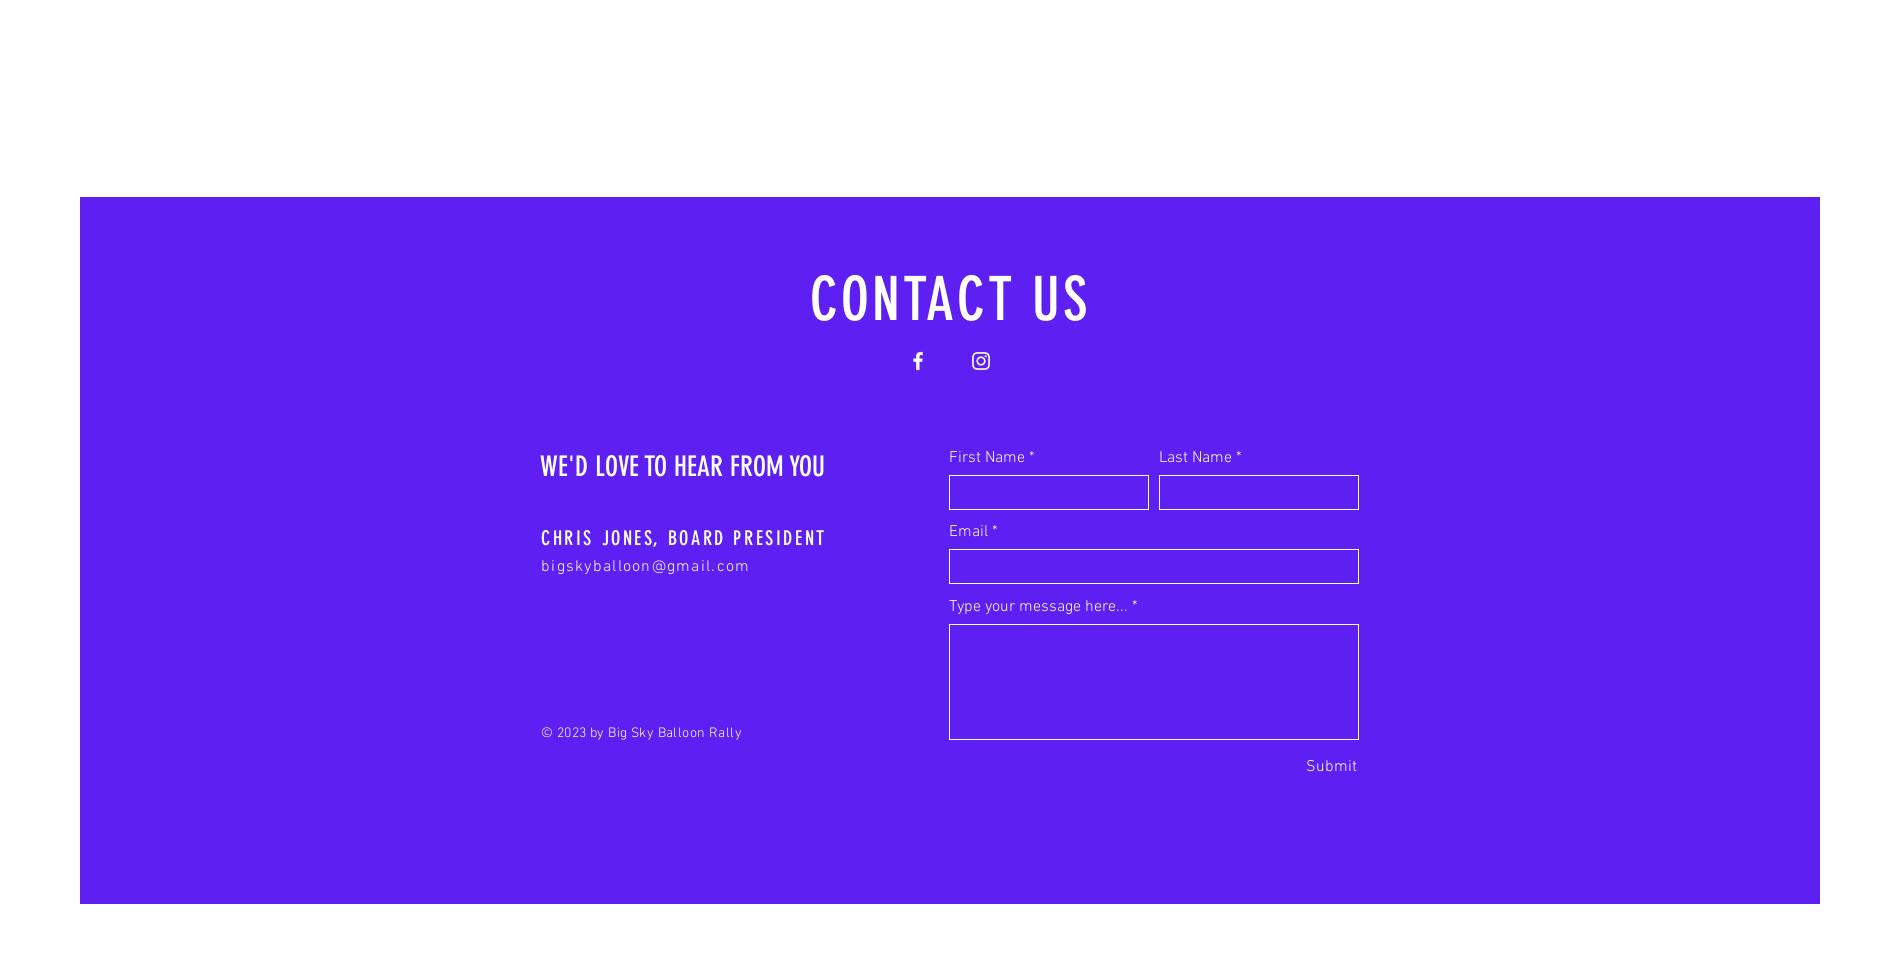 The height and width of the screenshot is (969, 1900). What do you see at coordinates (948, 299) in the screenshot?
I see `'CONTACT US'` at bounding box center [948, 299].